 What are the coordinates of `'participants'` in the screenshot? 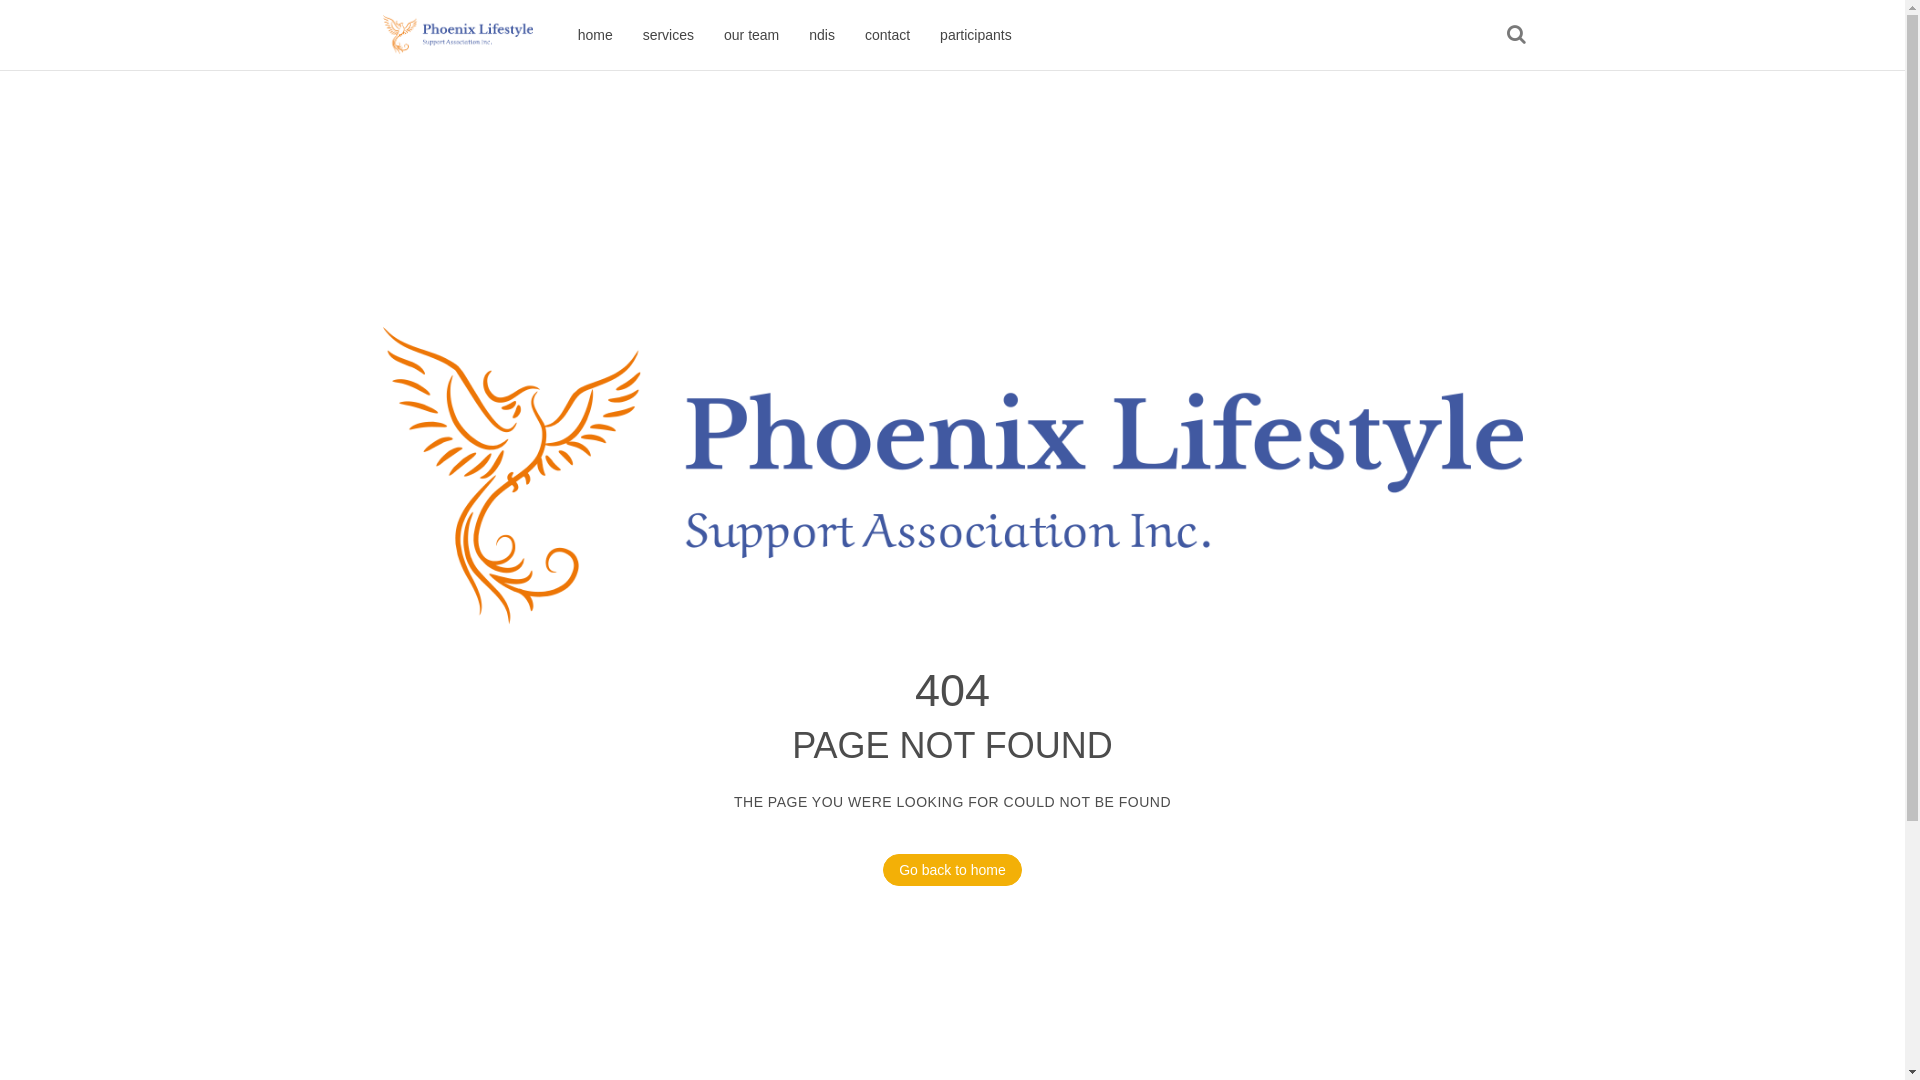 It's located at (924, 34).